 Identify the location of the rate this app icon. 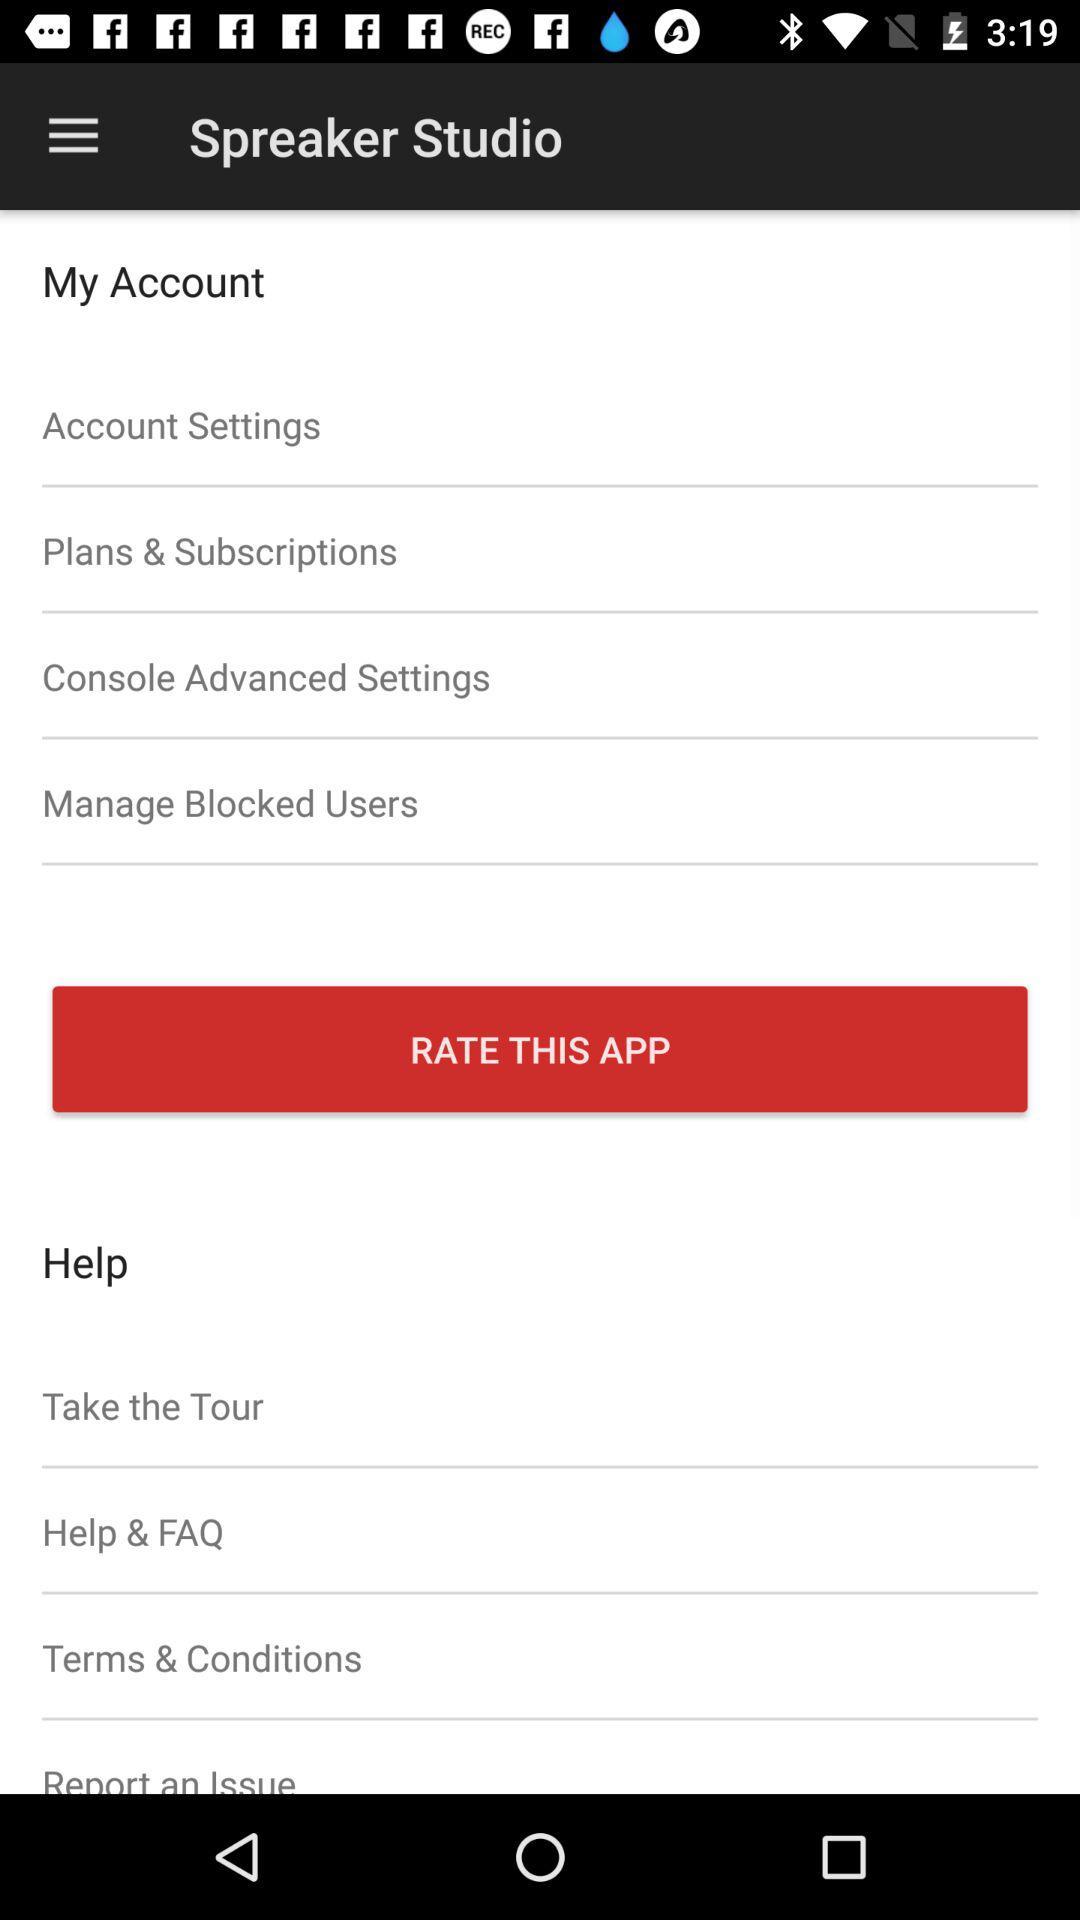
(540, 1048).